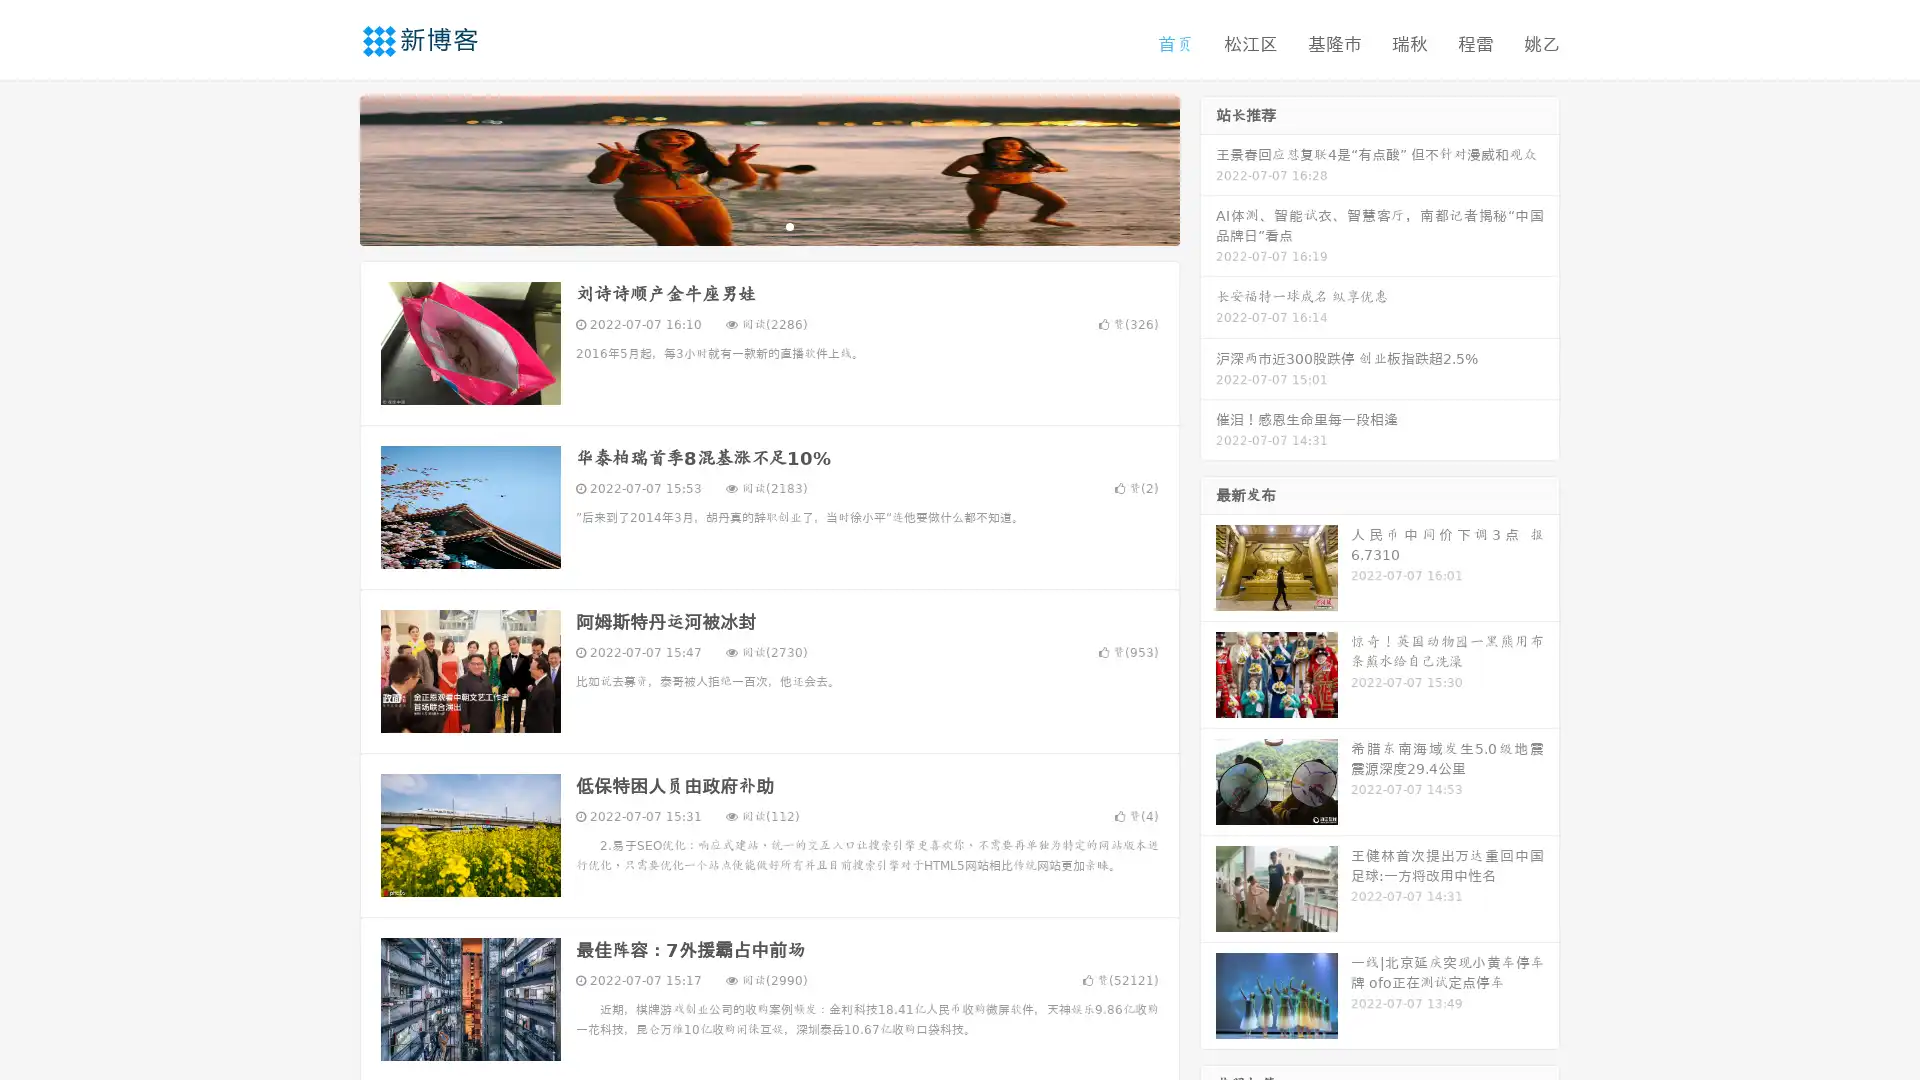 The height and width of the screenshot is (1080, 1920). I want to click on Go to slide 1, so click(748, 225).